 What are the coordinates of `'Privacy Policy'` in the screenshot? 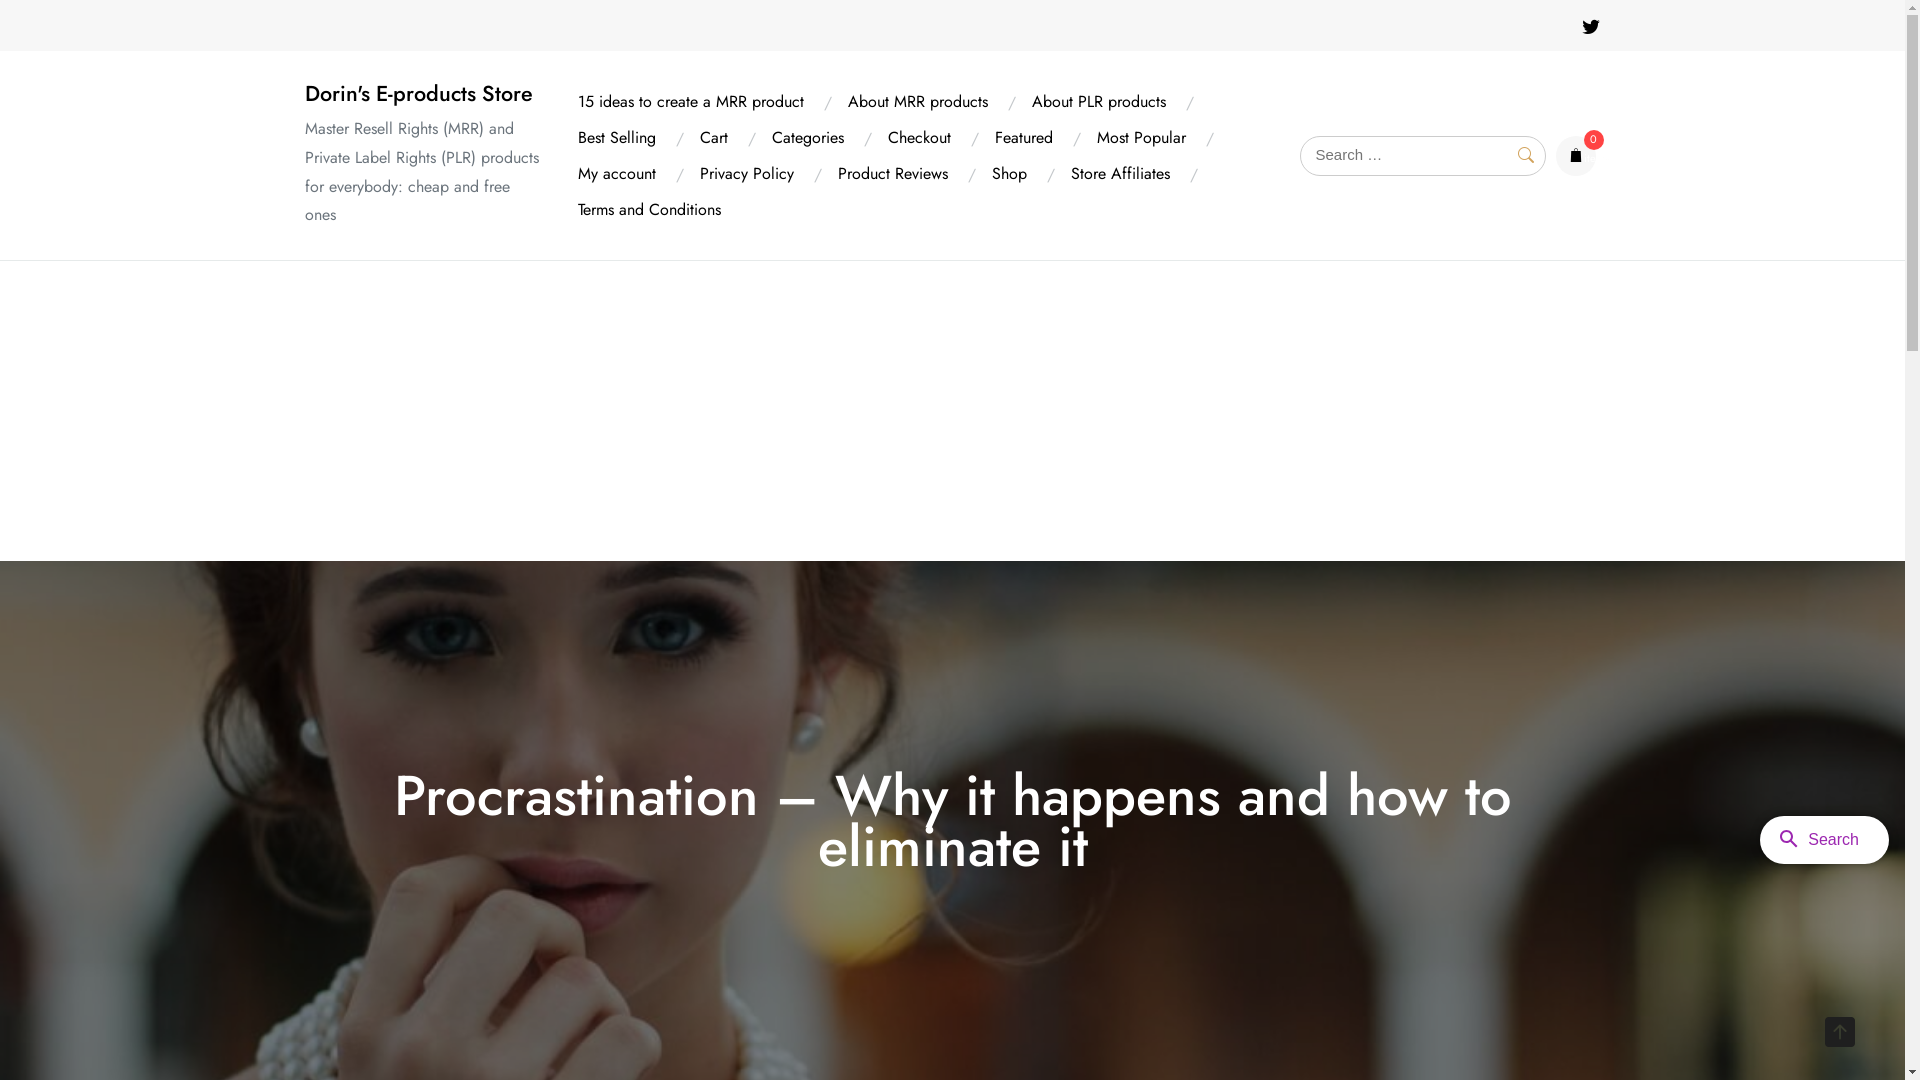 It's located at (746, 172).